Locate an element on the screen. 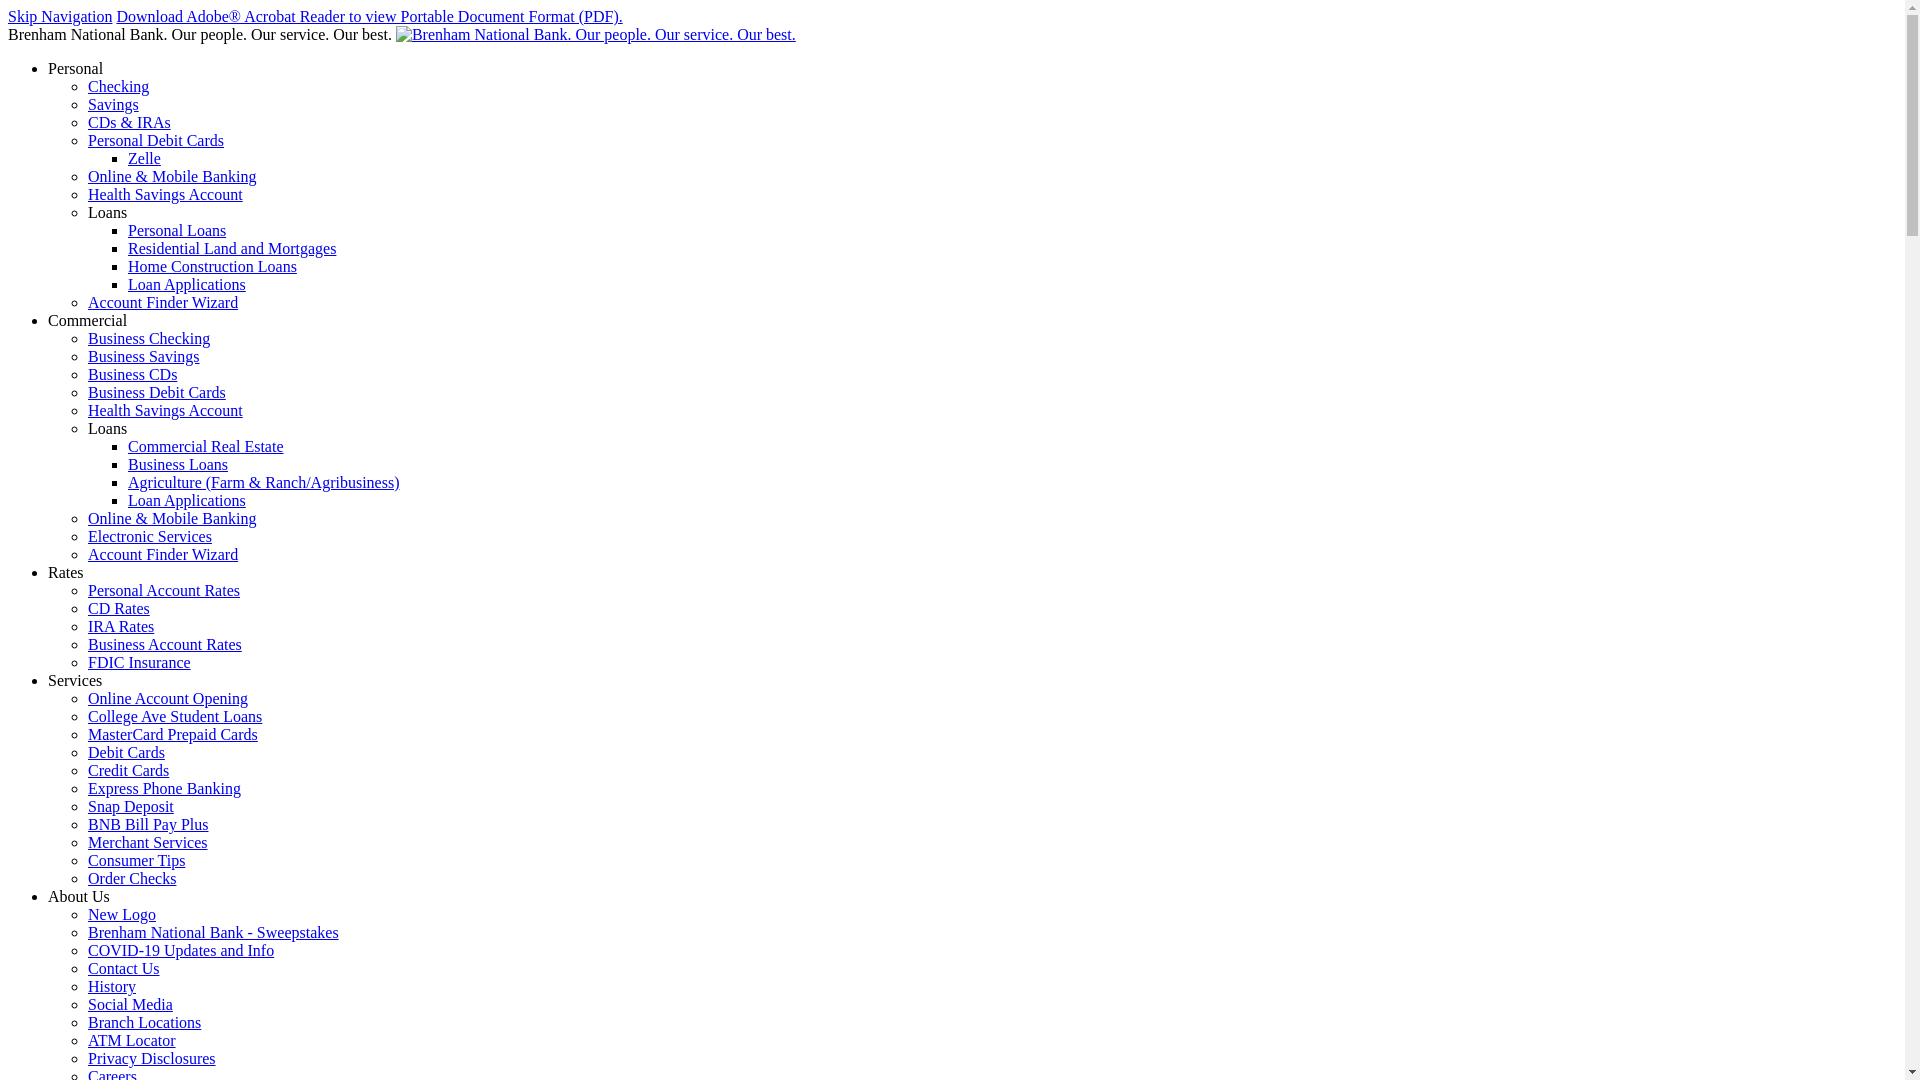 The width and height of the screenshot is (1920, 1080). 'Agriculture (Farm & Ranch/Agribusiness)' is located at coordinates (263, 482).